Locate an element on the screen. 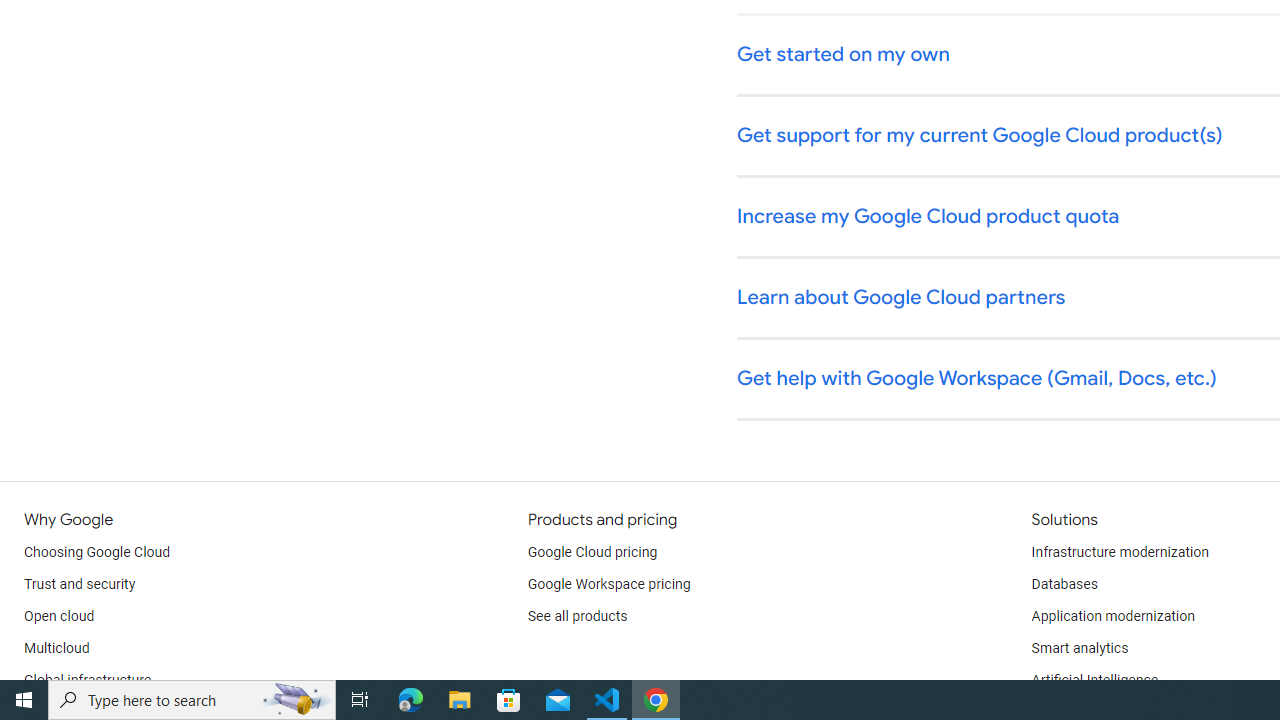 This screenshot has height=720, width=1280. 'Google Cloud pricing' is located at coordinates (591, 552).